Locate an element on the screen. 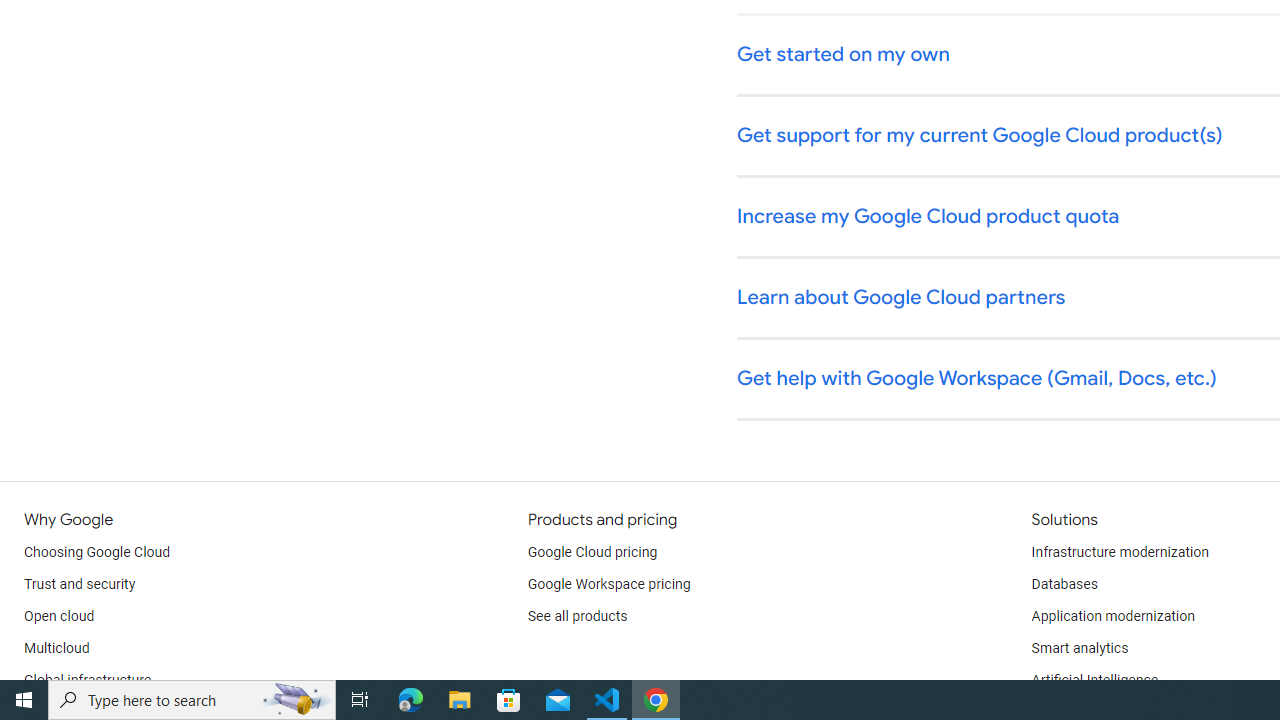 This screenshot has height=720, width=1280. 'Google Cloud pricing' is located at coordinates (591, 552).